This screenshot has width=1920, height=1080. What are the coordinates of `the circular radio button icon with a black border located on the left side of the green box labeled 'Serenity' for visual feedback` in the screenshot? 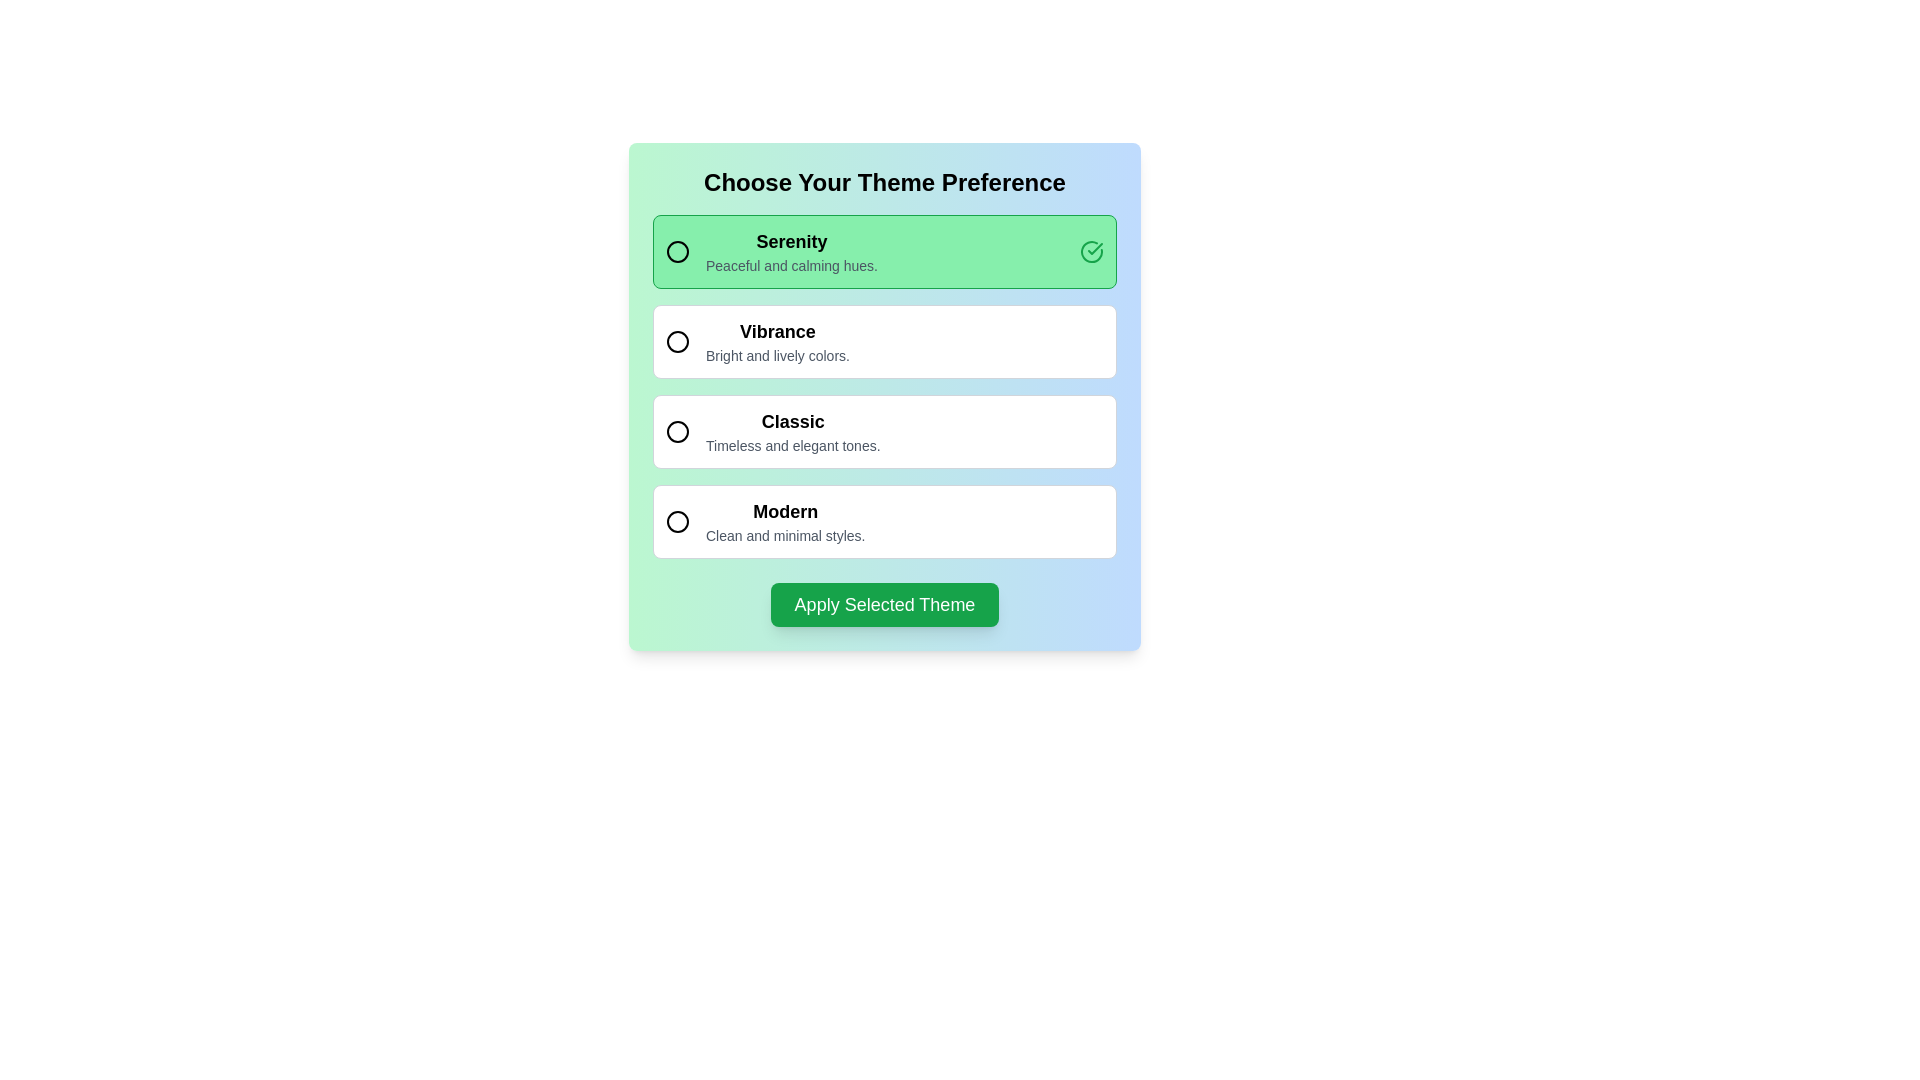 It's located at (677, 250).